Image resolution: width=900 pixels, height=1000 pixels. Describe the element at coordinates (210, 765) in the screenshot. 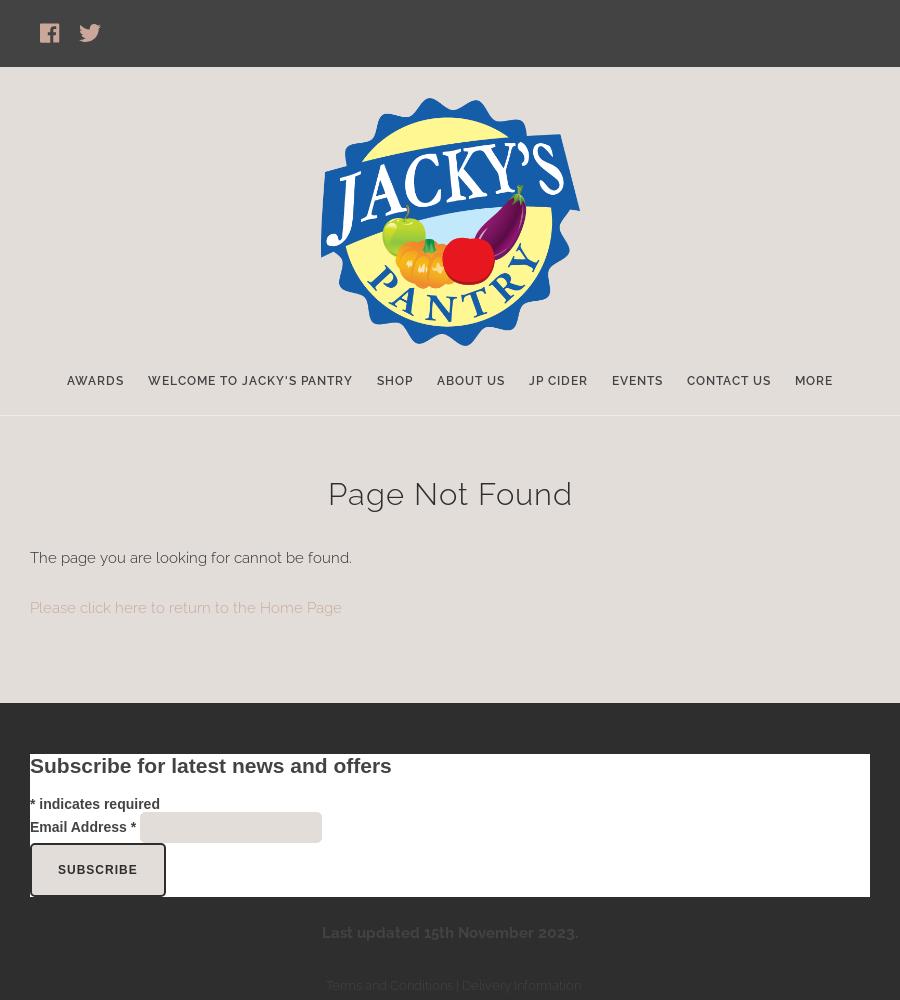

I see `'Subscribe for latest news and offers'` at that location.